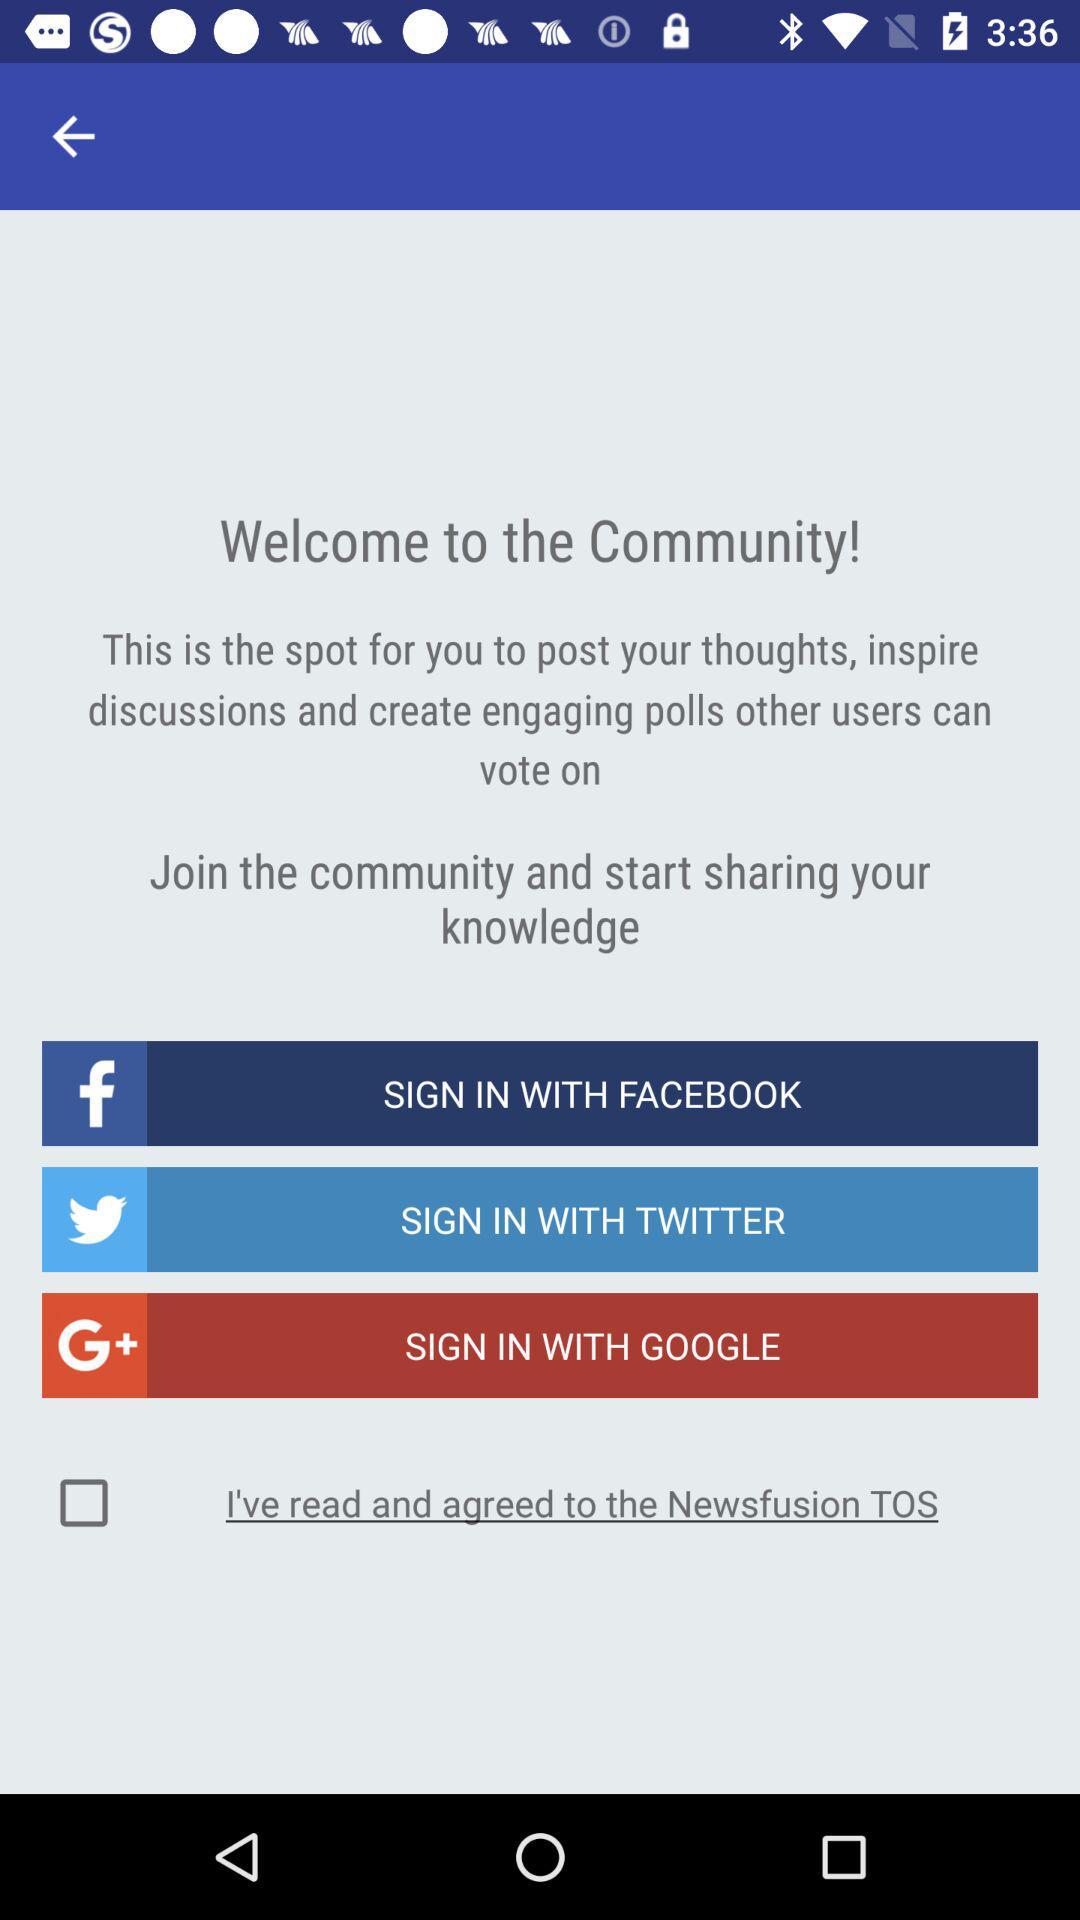 Image resolution: width=1080 pixels, height=1920 pixels. What do you see at coordinates (83, 1502) in the screenshot?
I see `the icon to the left of the i ve read item` at bounding box center [83, 1502].